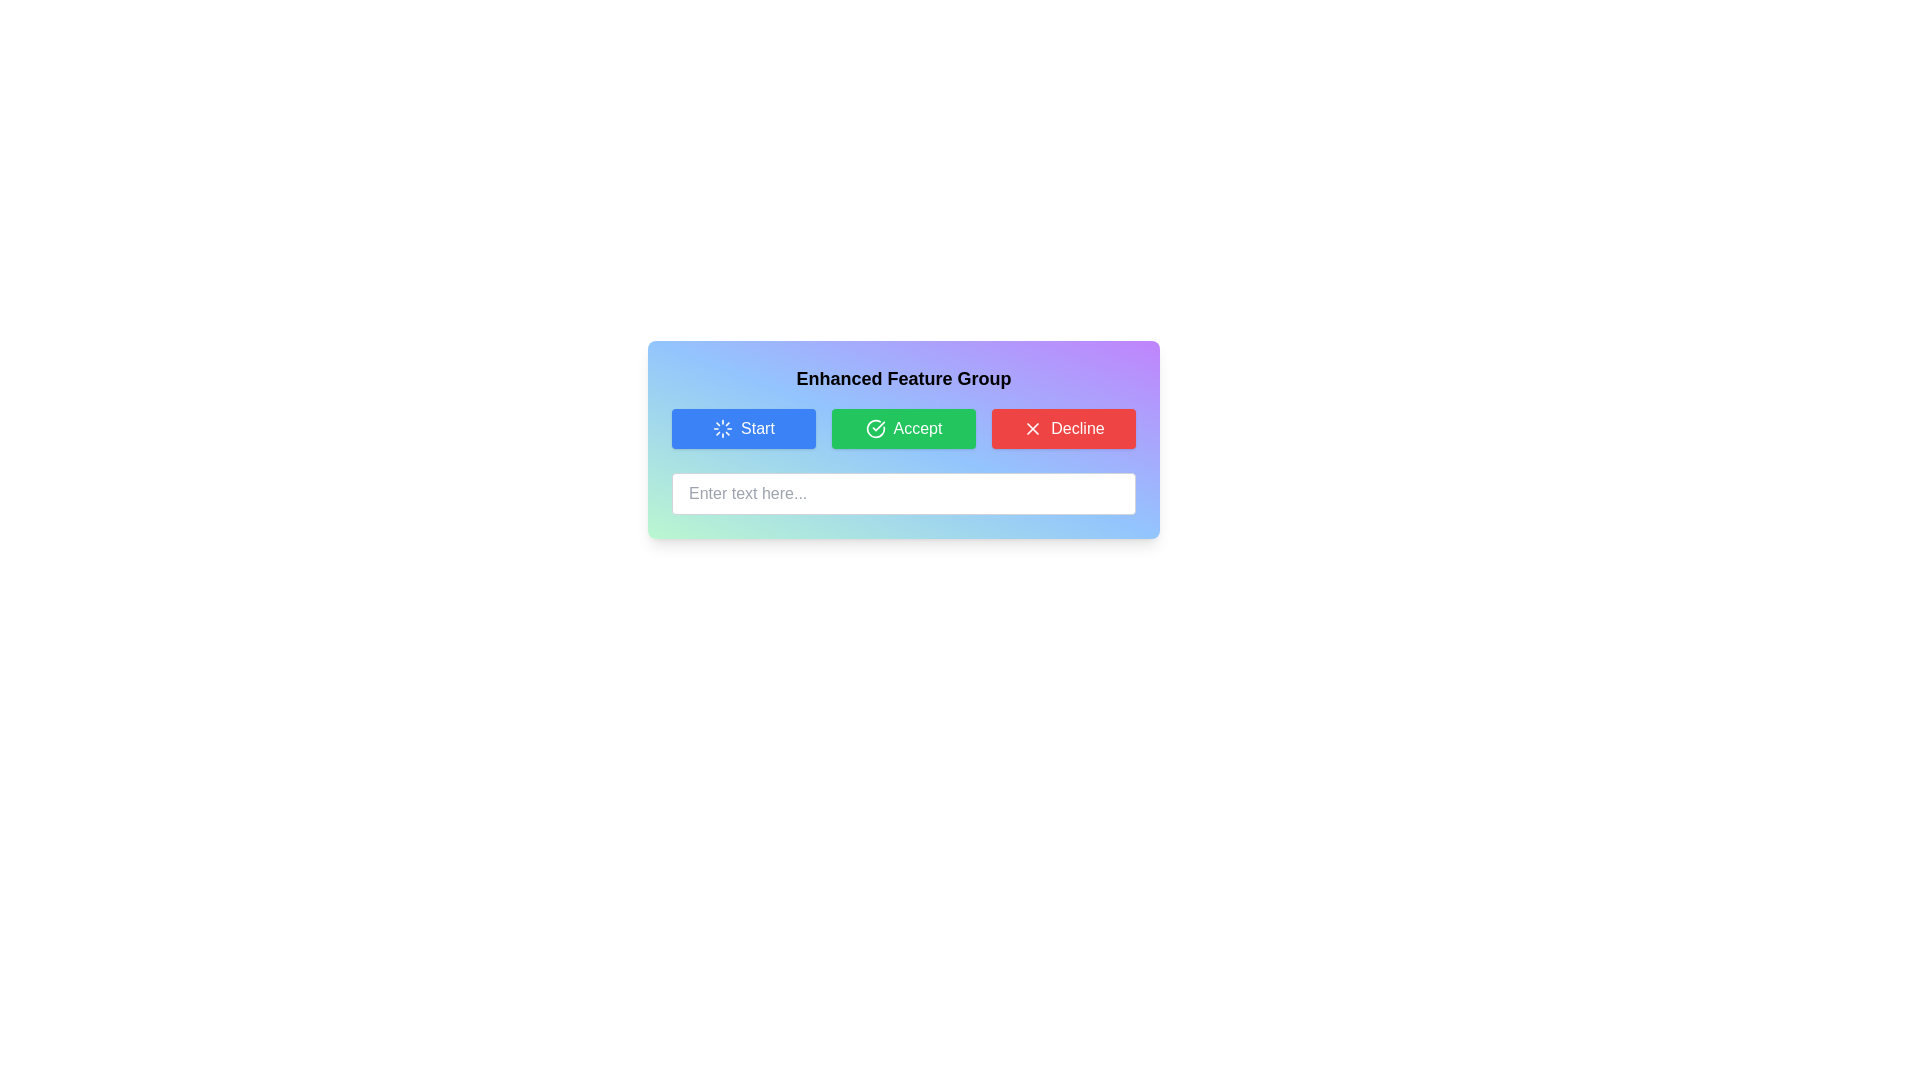 Image resolution: width=1920 pixels, height=1080 pixels. I want to click on text displayed on the label of the green 'Accept' button, which is located between the 'Start' and 'Decline' buttons, so click(916, 427).